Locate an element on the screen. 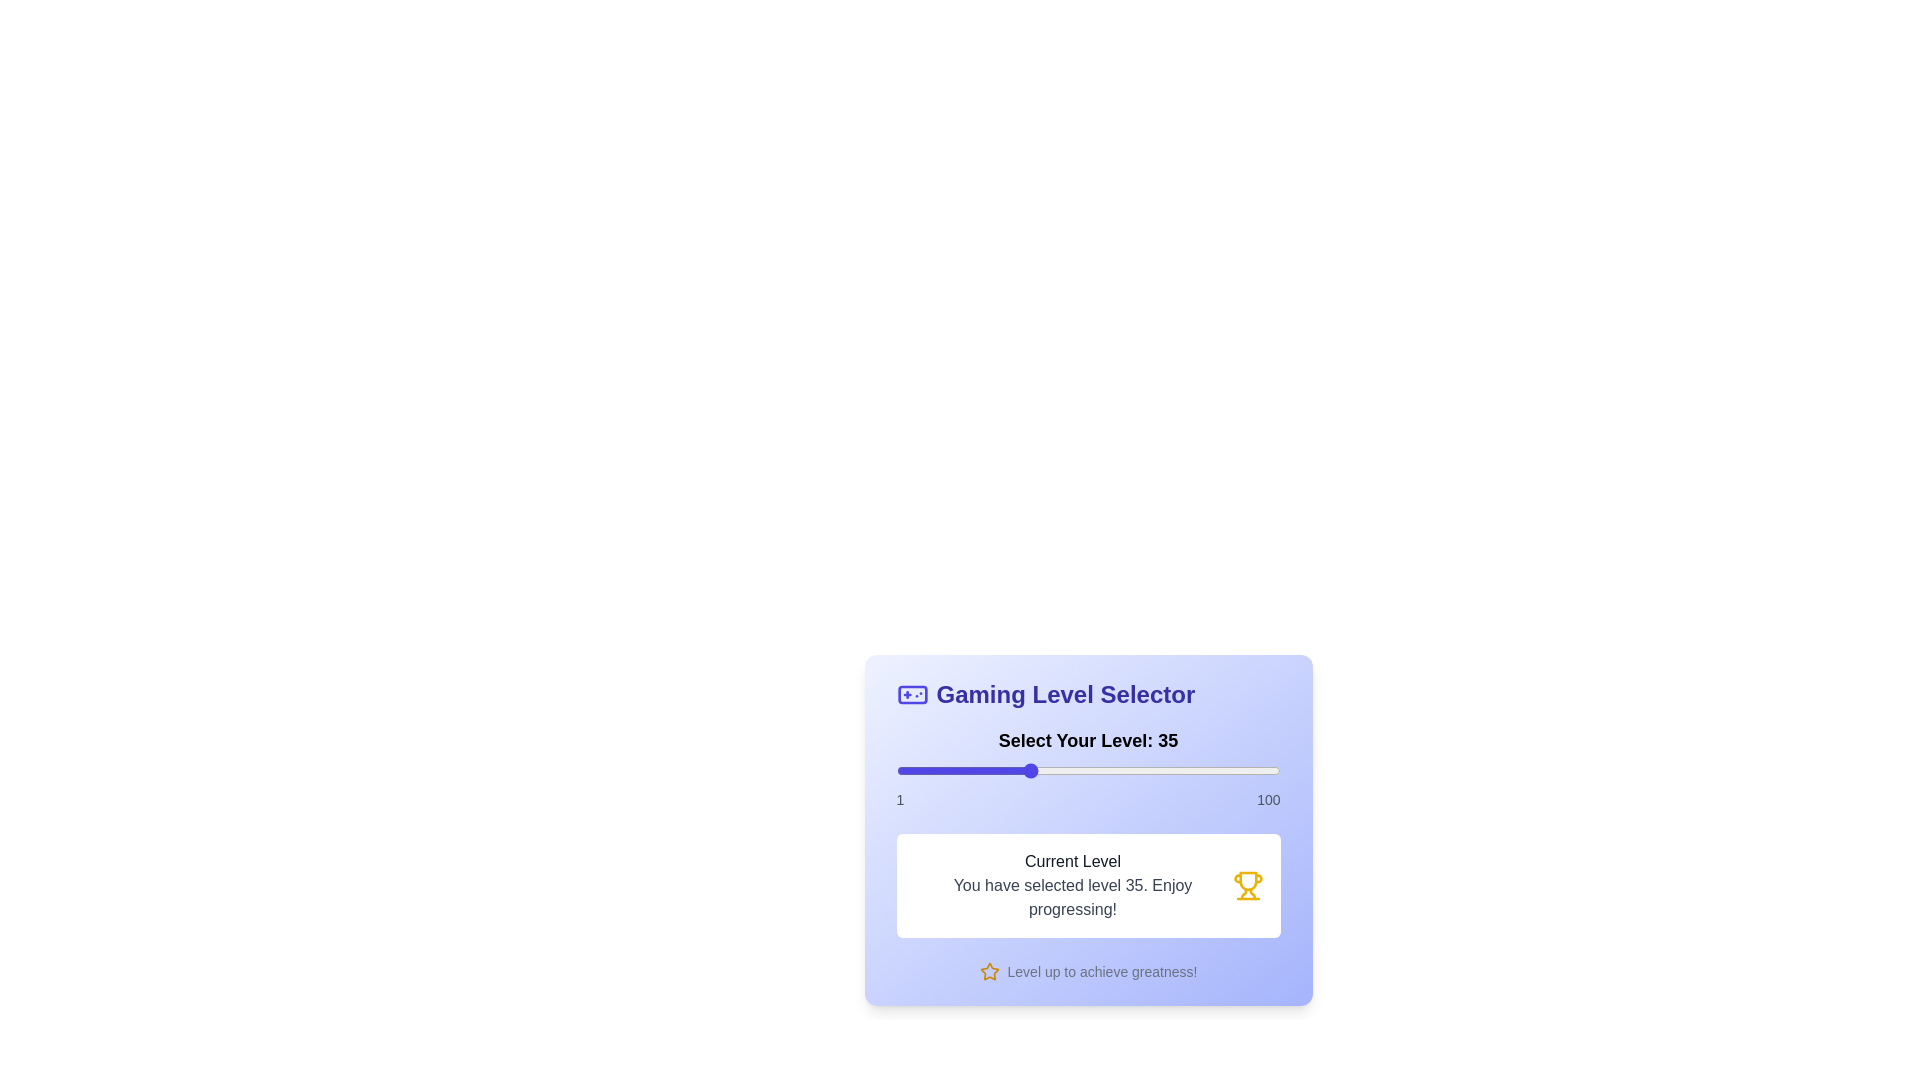 Image resolution: width=1920 pixels, height=1080 pixels. the circular handle of the horizontal range slider labeled 'Select Your Level: 35' located in the card component below the heading 'Gaming Level Selector' is located at coordinates (1087, 767).